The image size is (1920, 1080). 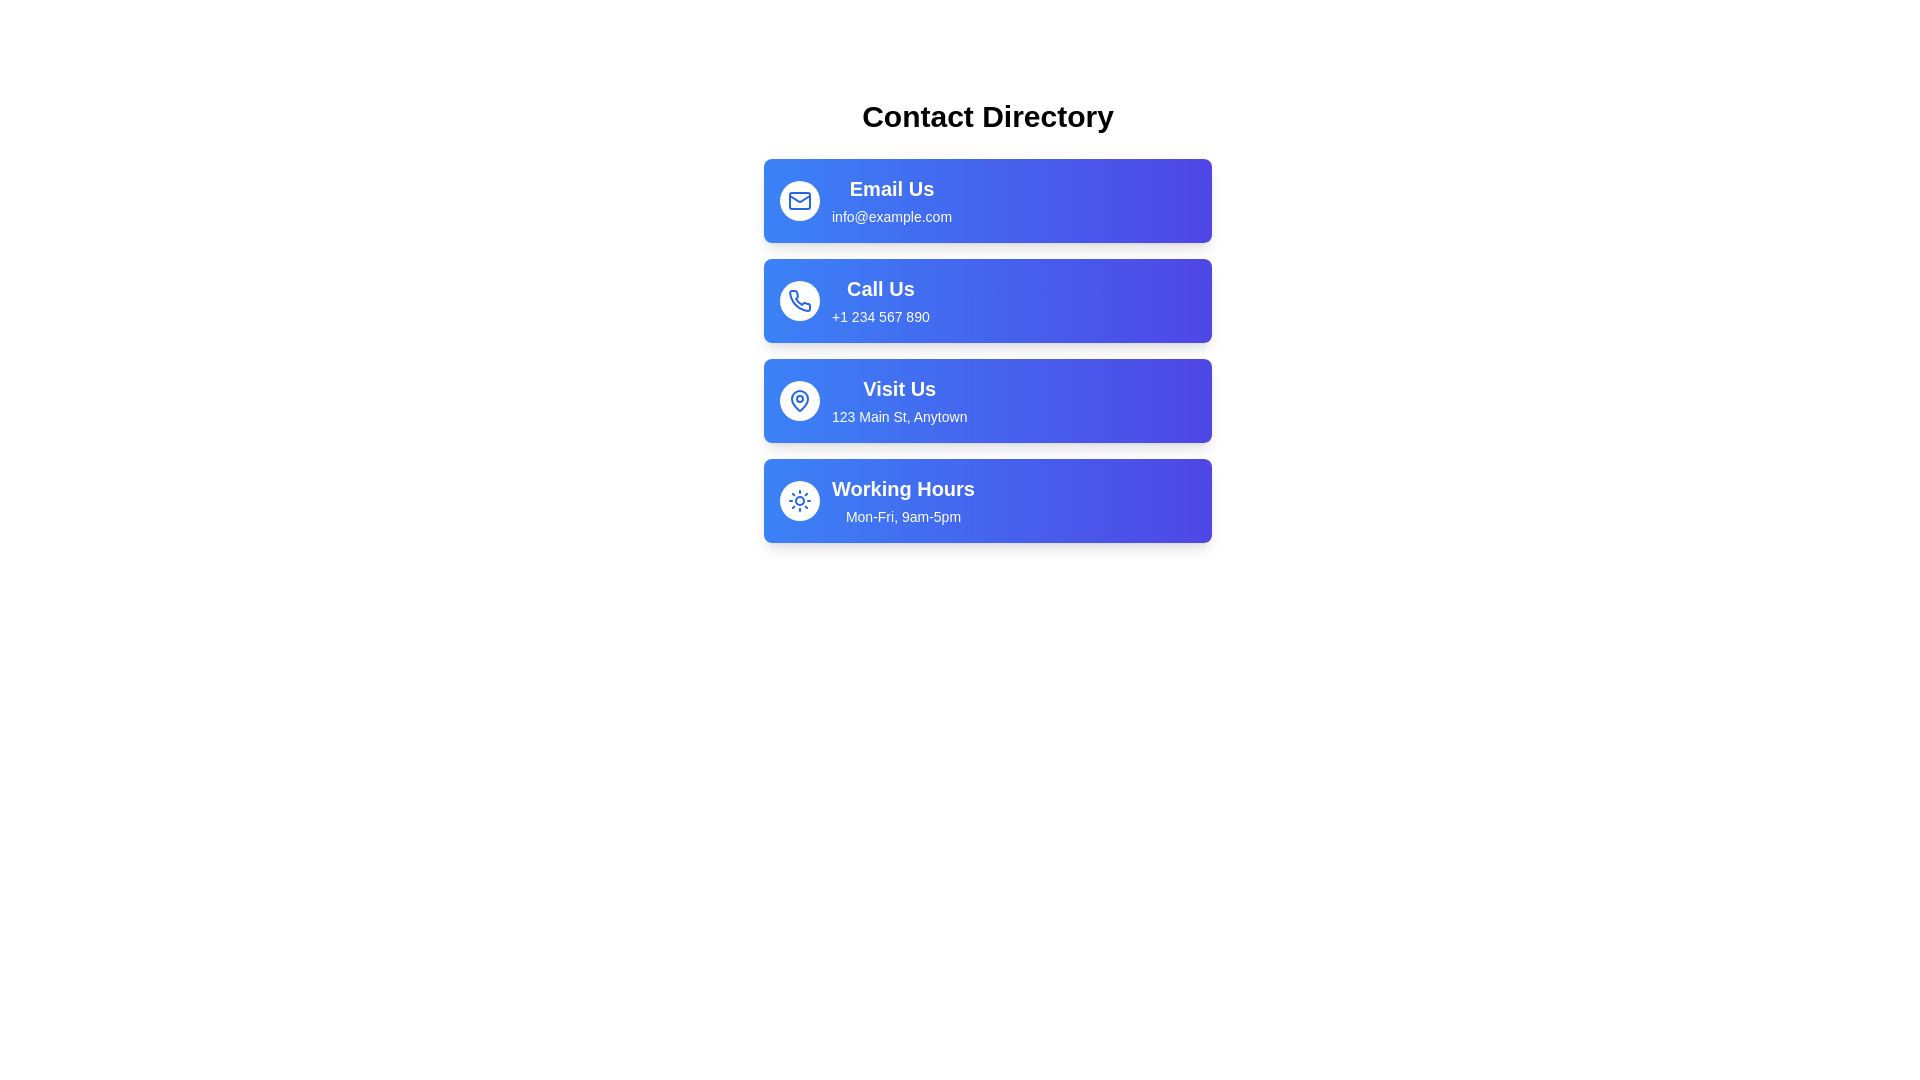 What do you see at coordinates (800, 300) in the screenshot?
I see `the Icon Button located in the 'Call Us' section of the Contact Directory interface, which is identified by the phone icon and is positioned to the left of the text 'Call Us' and '+1 234 567 890'` at bounding box center [800, 300].